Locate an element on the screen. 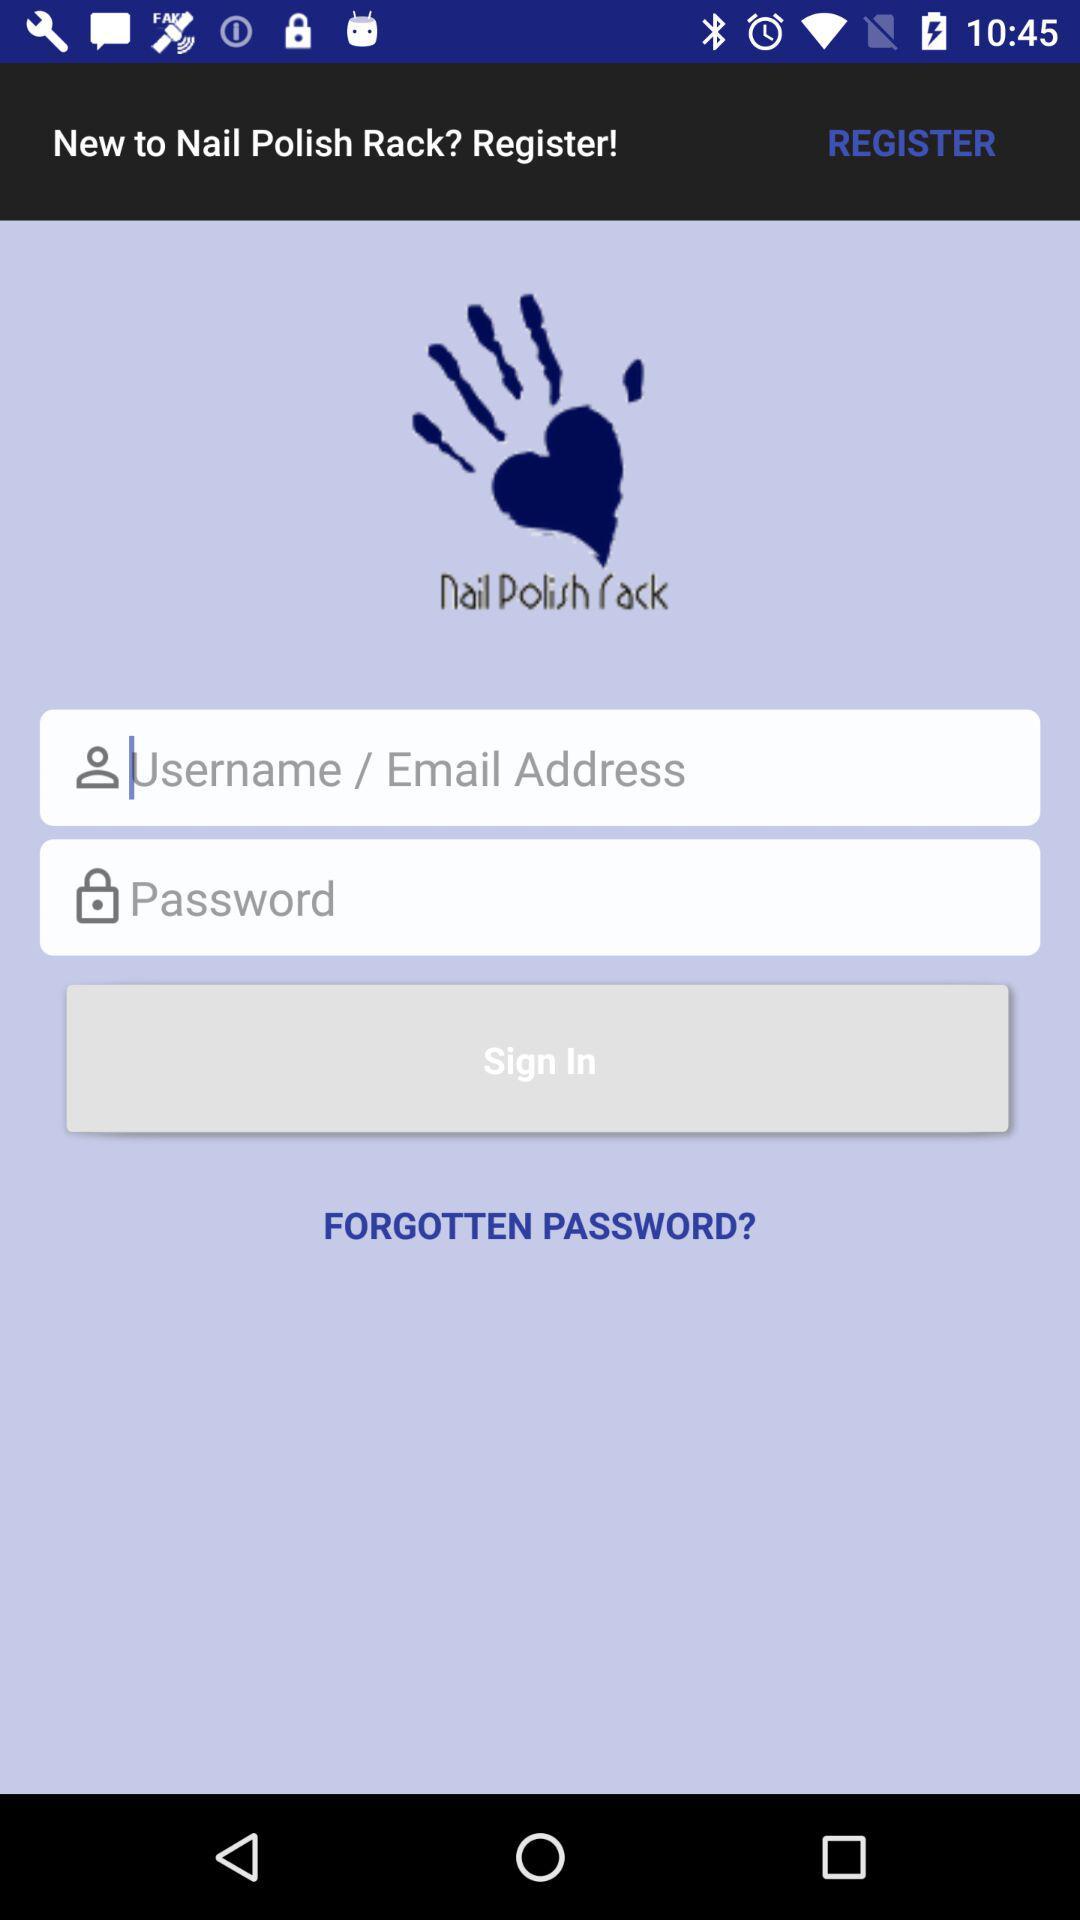 This screenshot has width=1080, height=1920. password is located at coordinates (540, 896).